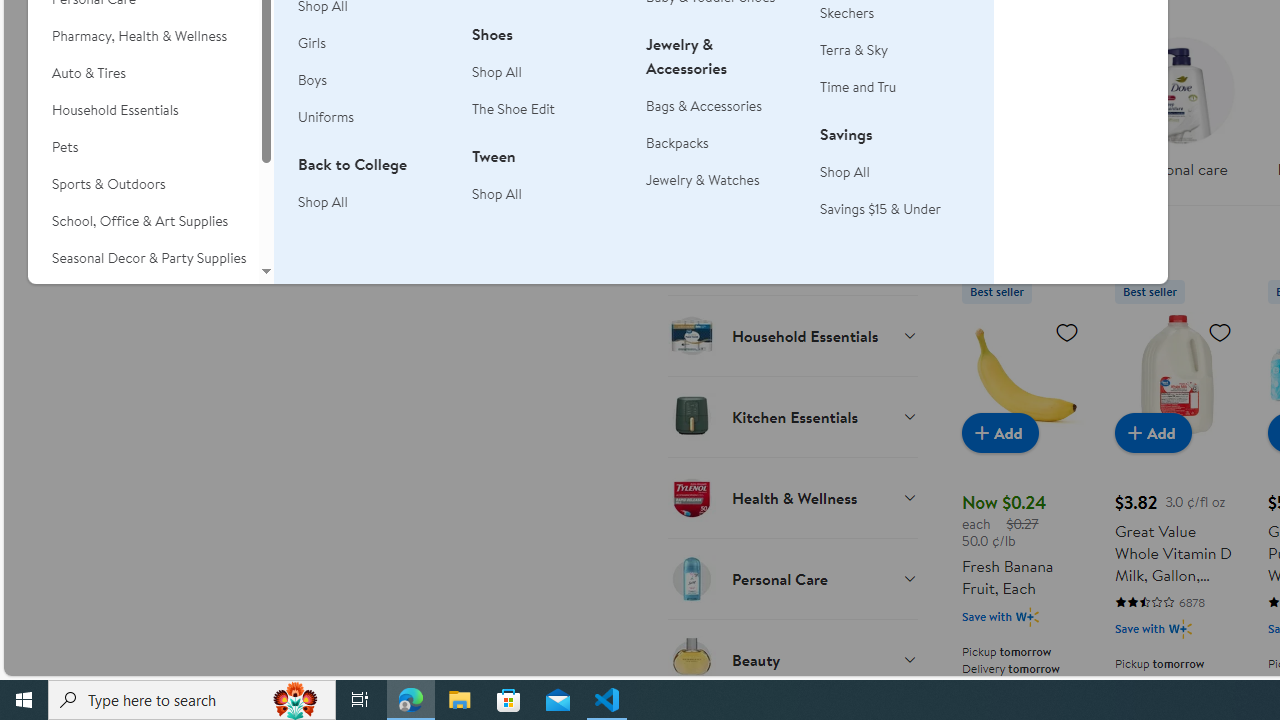  Describe the element at coordinates (326, 117) in the screenshot. I see `'Uniforms'` at that location.